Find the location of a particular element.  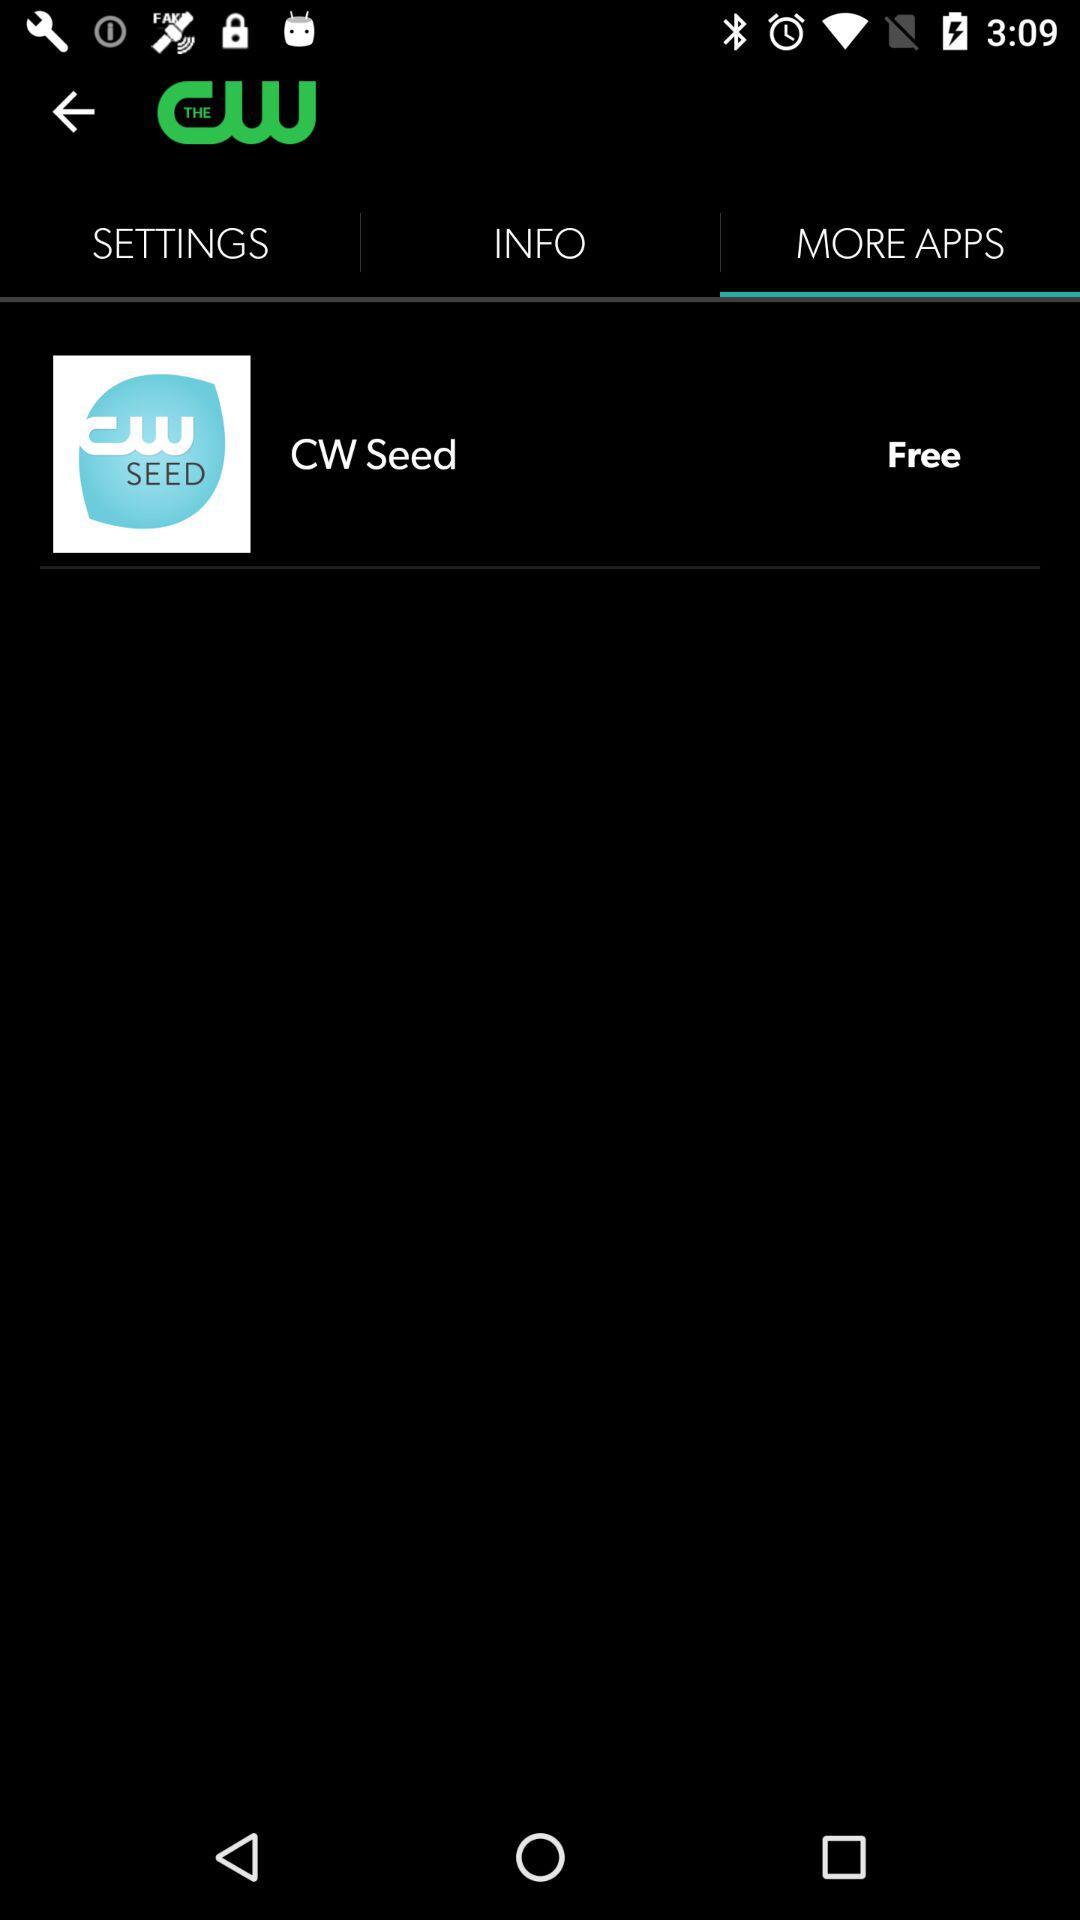

cw seed item is located at coordinates (568, 452).